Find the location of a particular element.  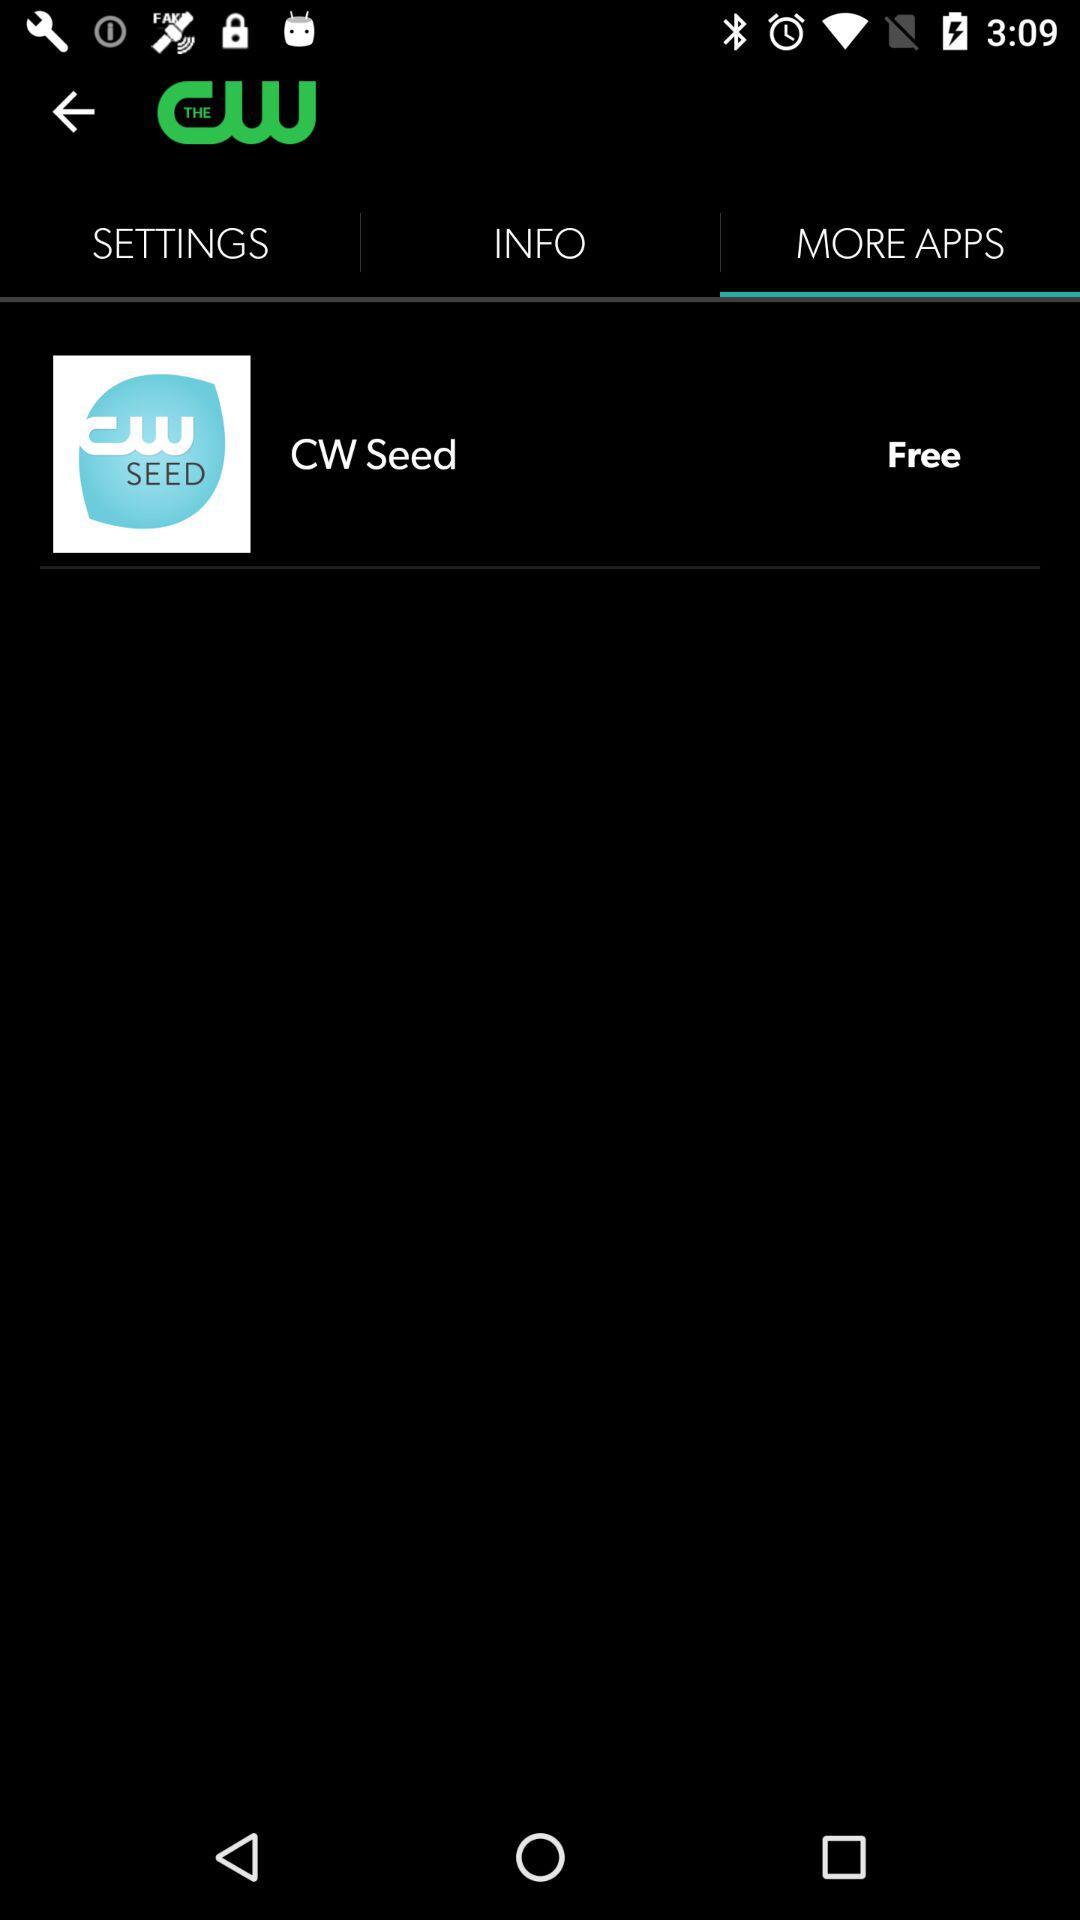

cw seed item is located at coordinates (568, 452).